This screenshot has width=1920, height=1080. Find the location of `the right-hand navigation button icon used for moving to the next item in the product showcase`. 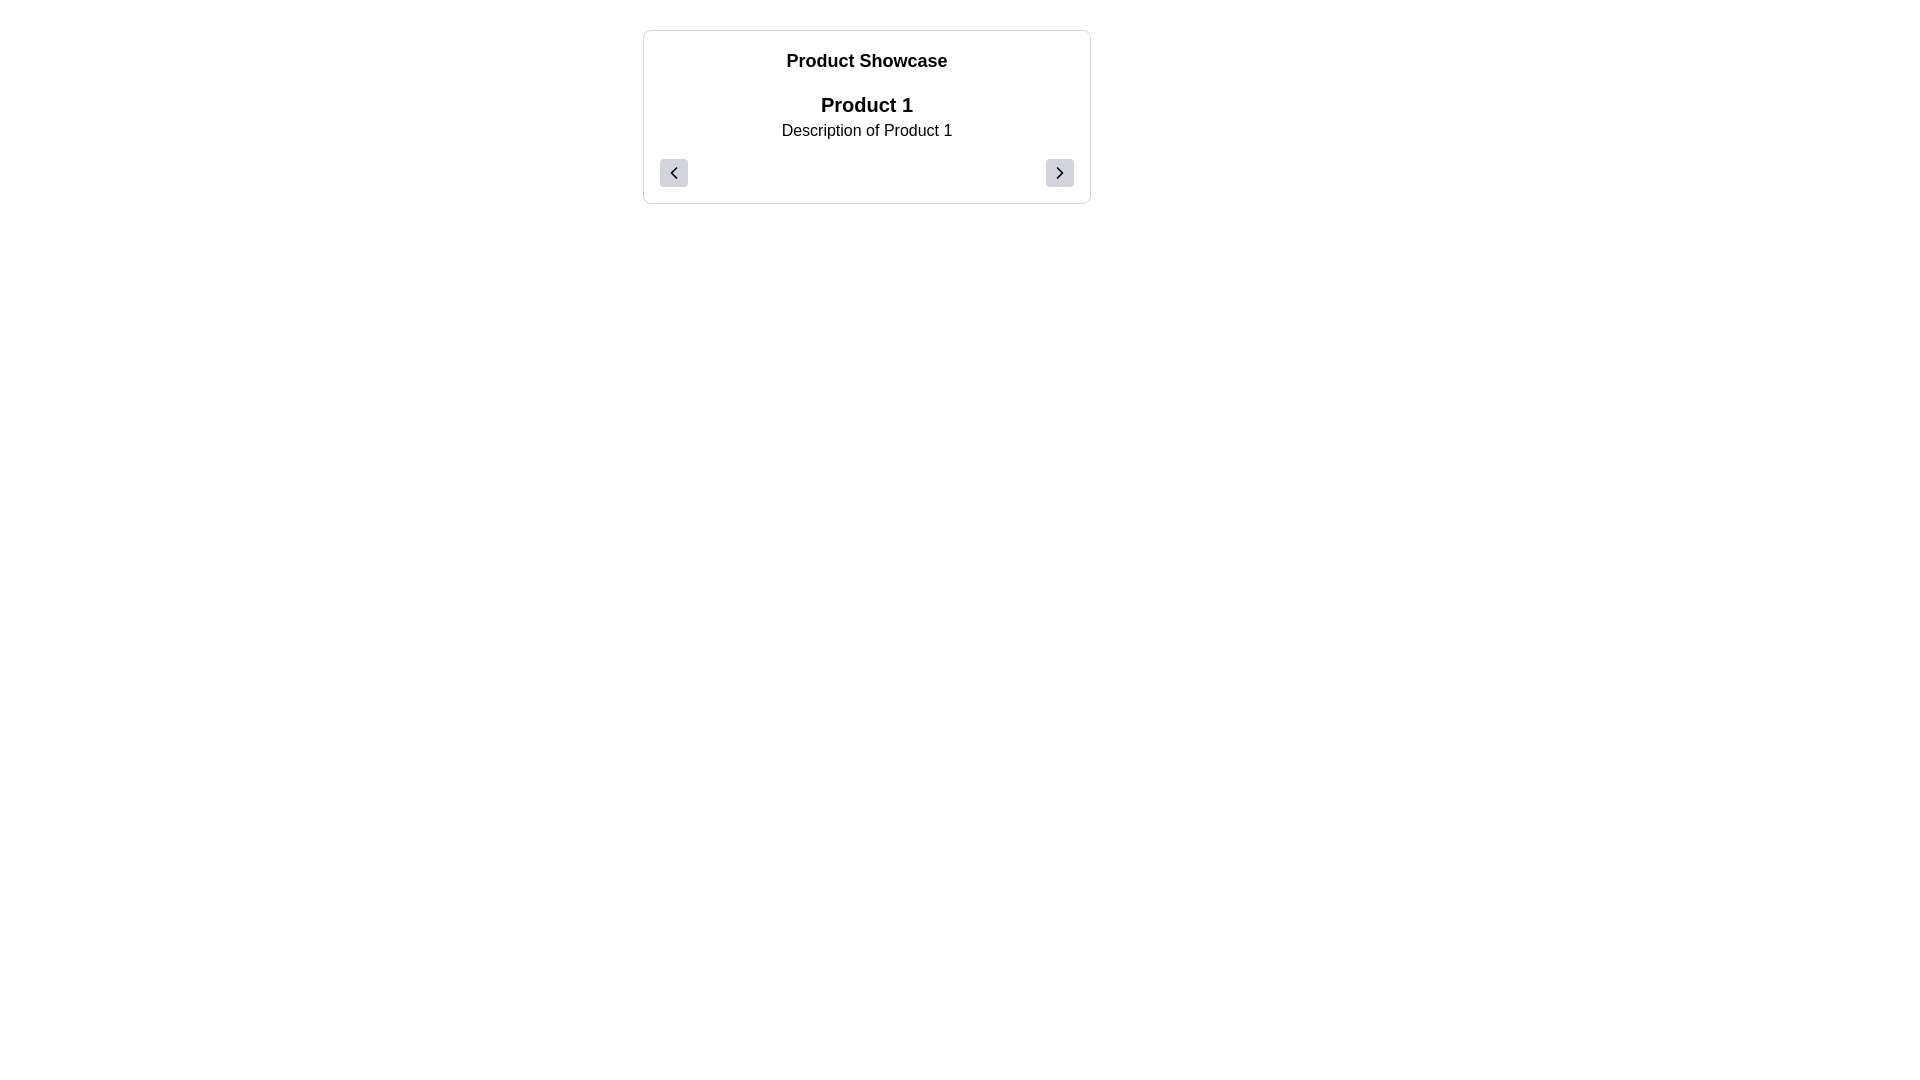

the right-hand navigation button icon used for moving to the next item in the product showcase is located at coordinates (1059, 172).